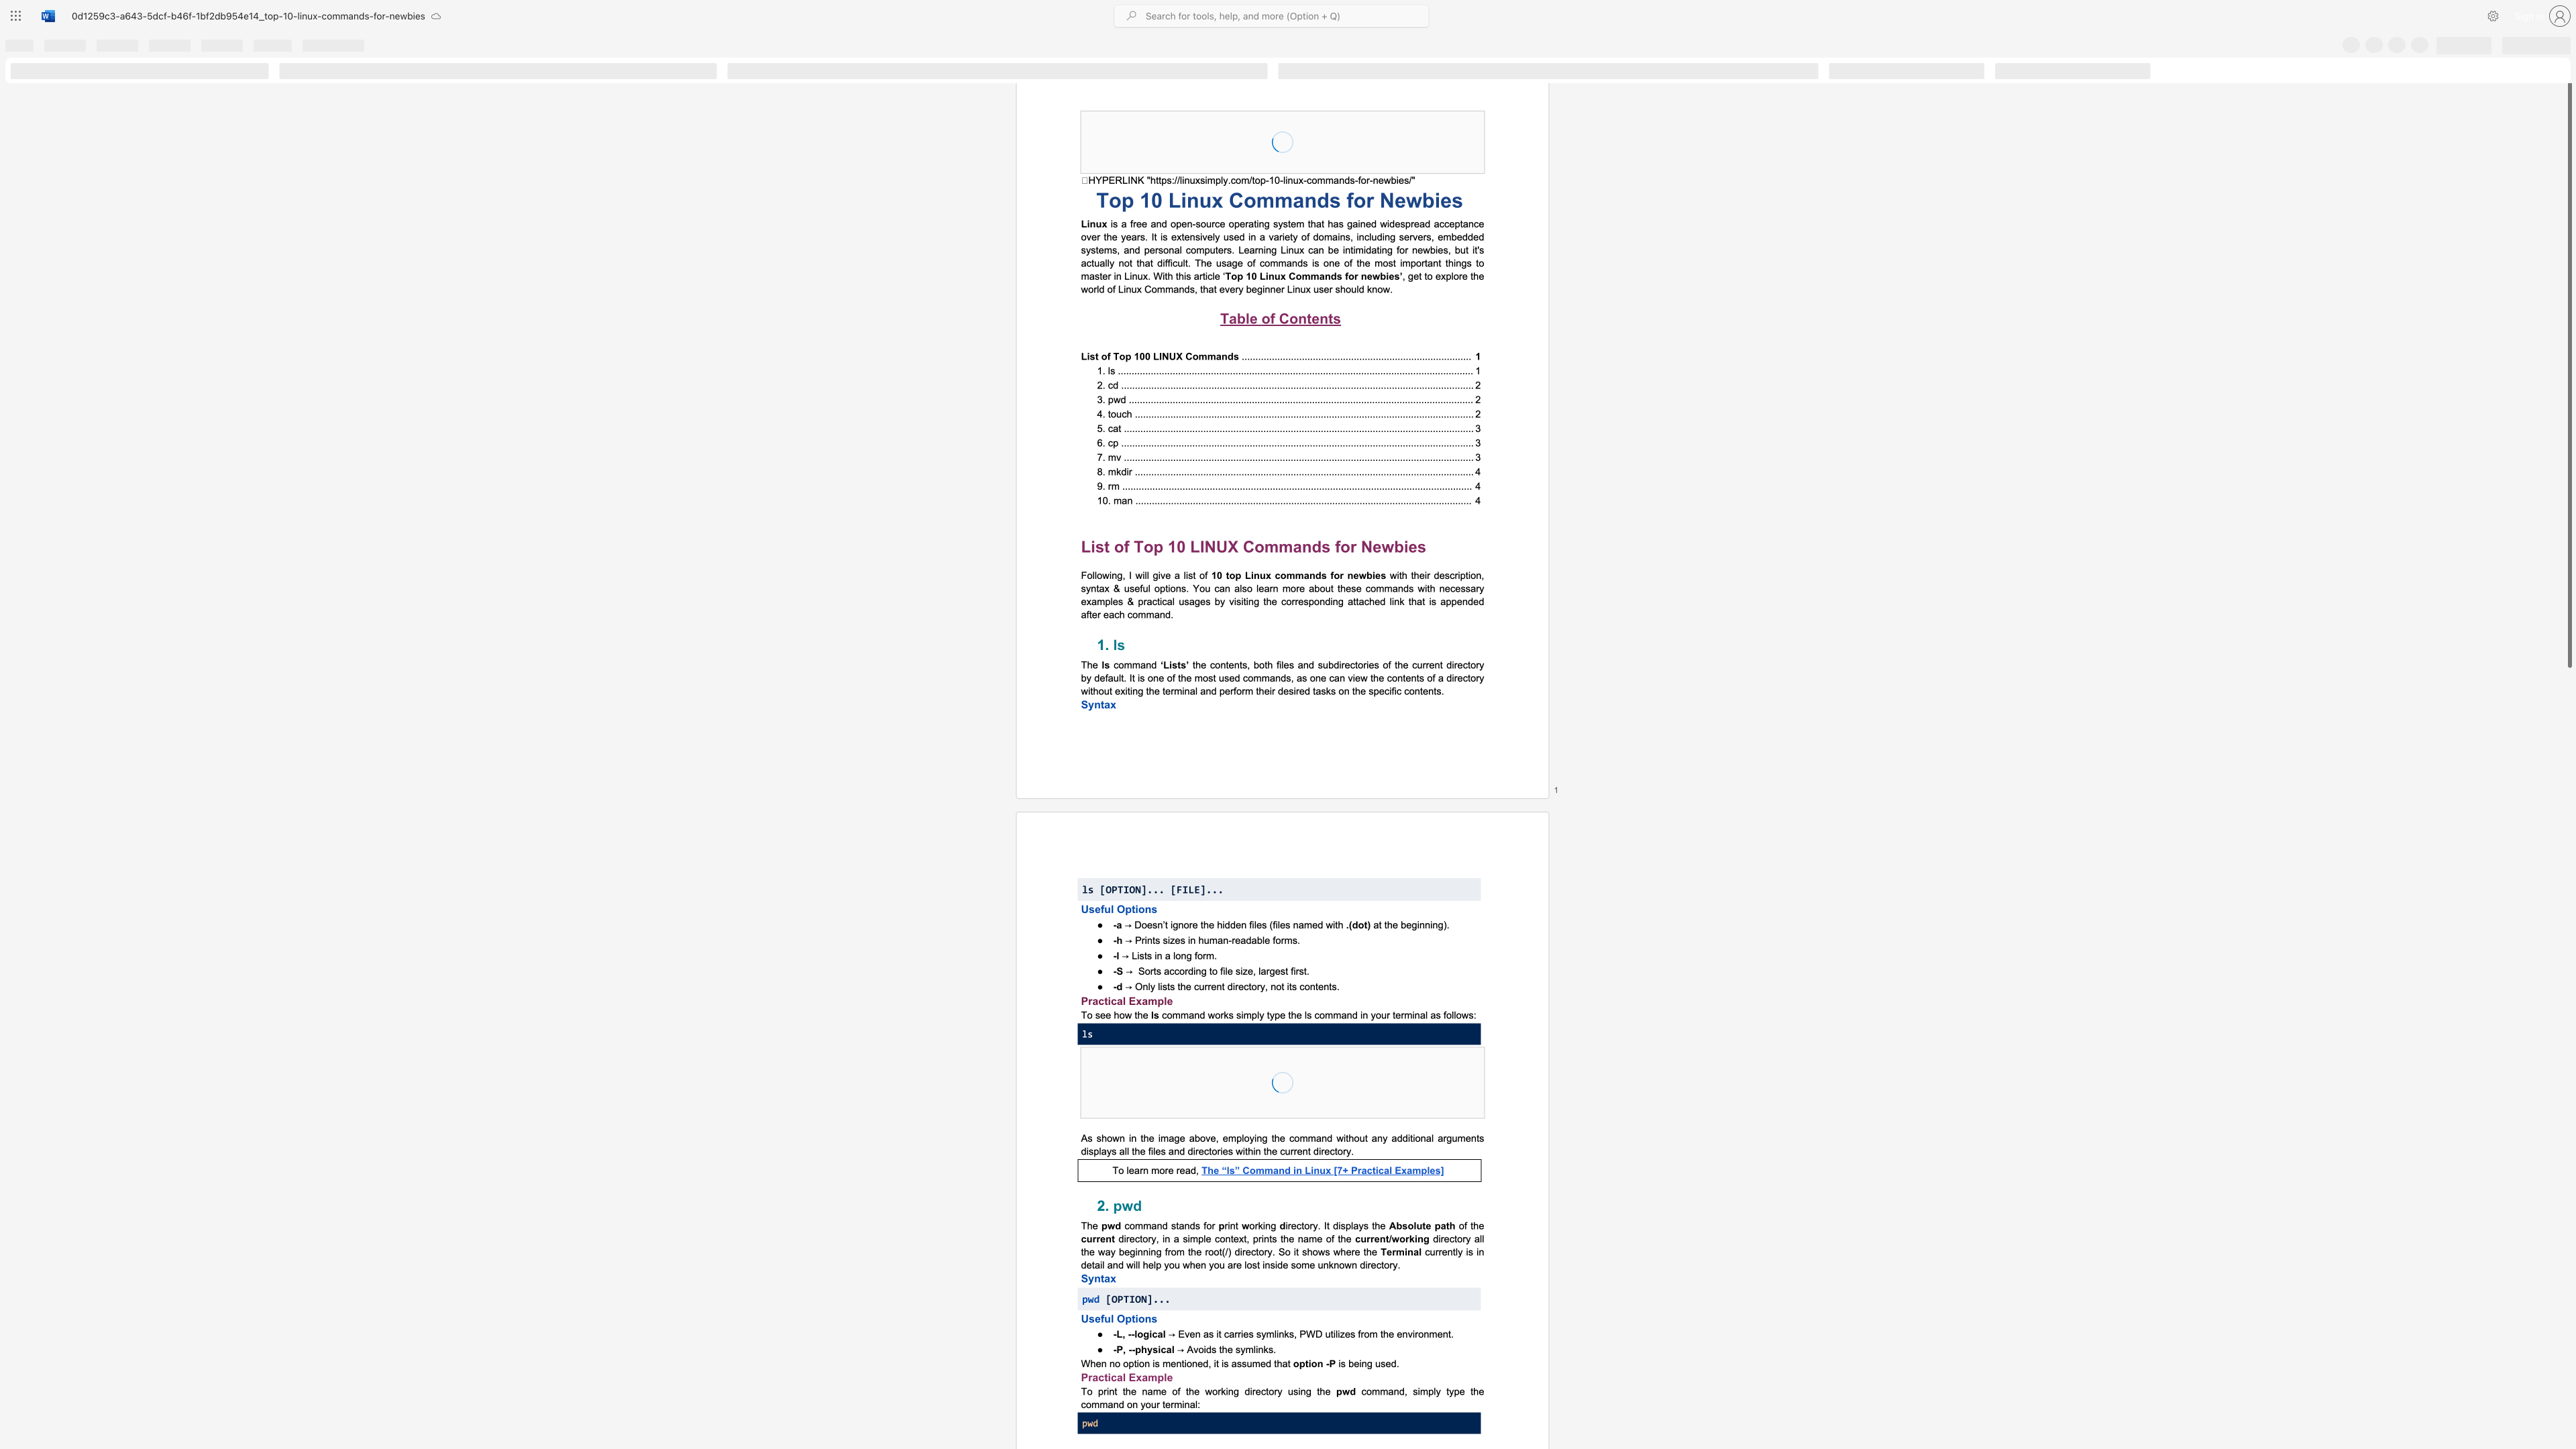 The height and width of the screenshot is (1449, 2576). I want to click on the scrollbar to move the view down, so click(2568, 1381).